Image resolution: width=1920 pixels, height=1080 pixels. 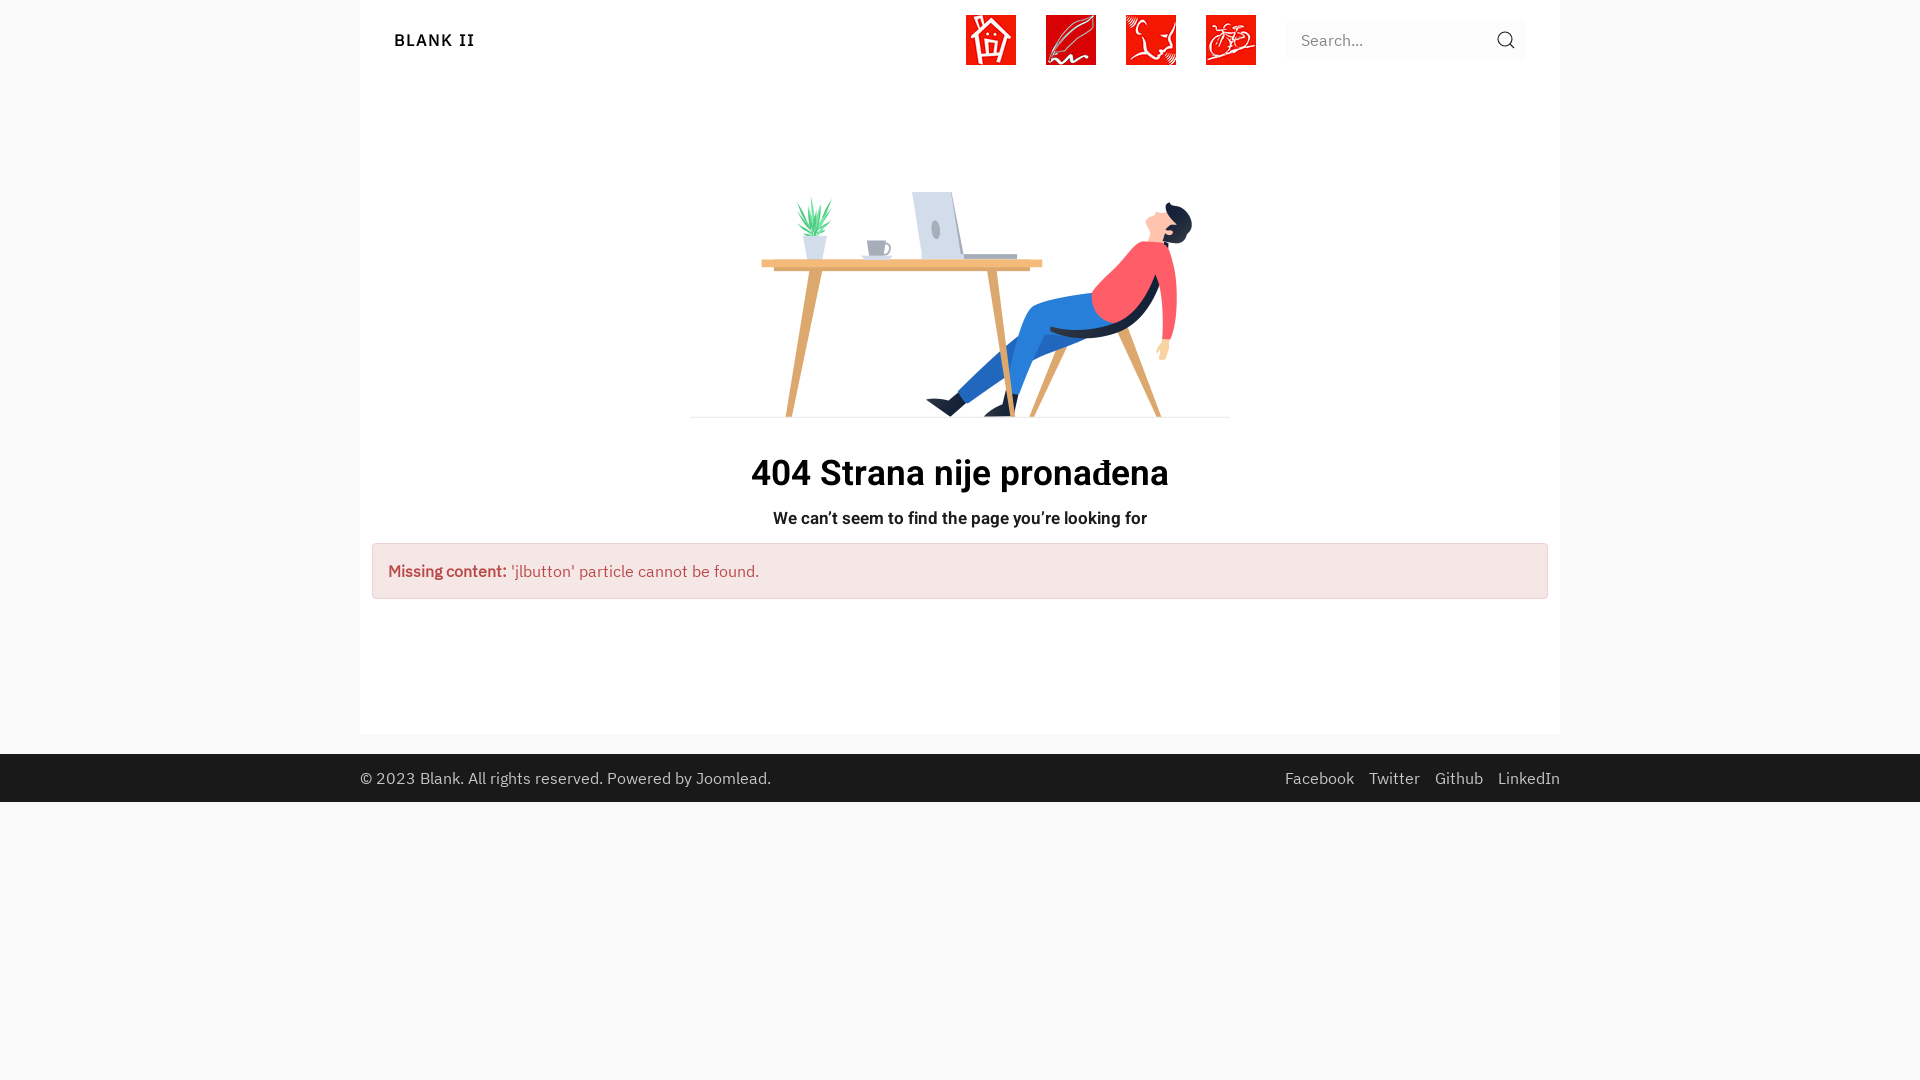 I want to click on 'Facebook', so click(x=1319, y=777).